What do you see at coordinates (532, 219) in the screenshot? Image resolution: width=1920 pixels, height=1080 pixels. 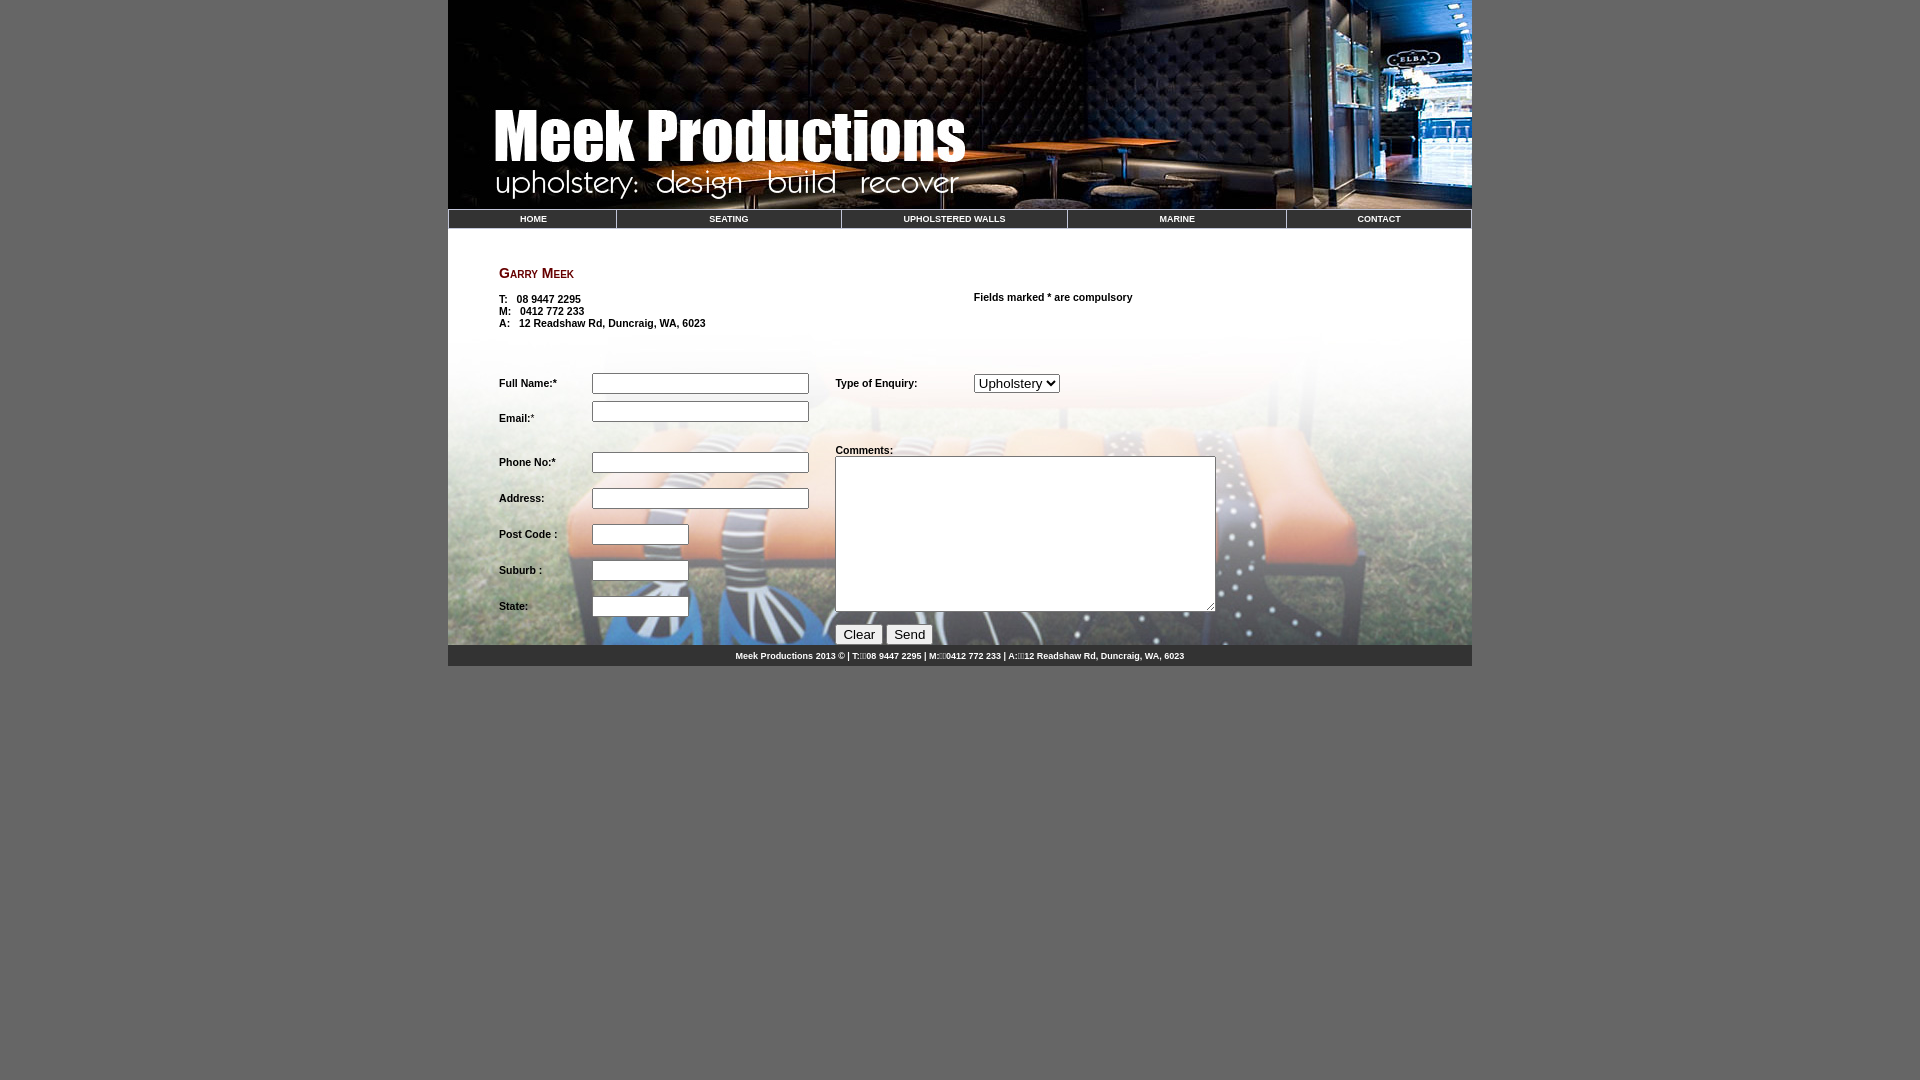 I see `' HOME'` at bounding box center [532, 219].